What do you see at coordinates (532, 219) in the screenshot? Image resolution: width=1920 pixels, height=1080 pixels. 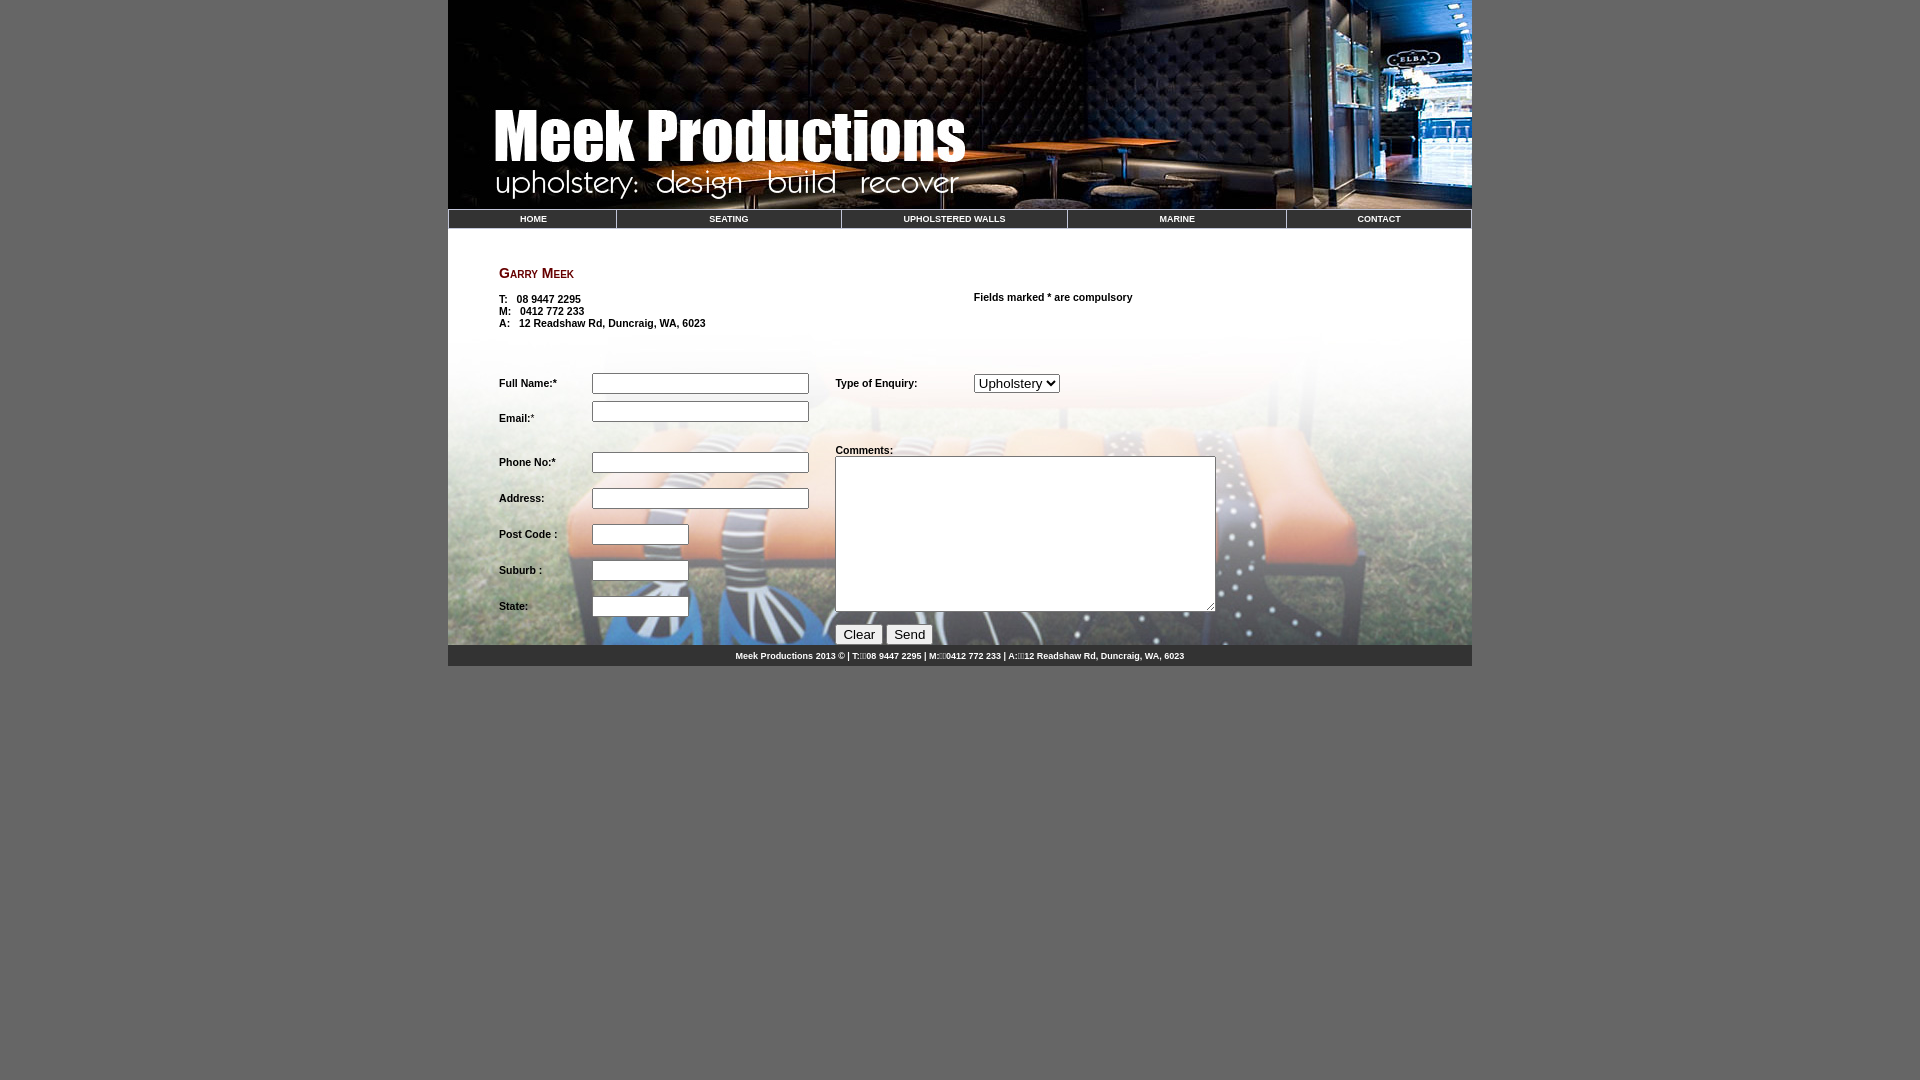 I see `' HOME'` at bounding box center [532, 219].